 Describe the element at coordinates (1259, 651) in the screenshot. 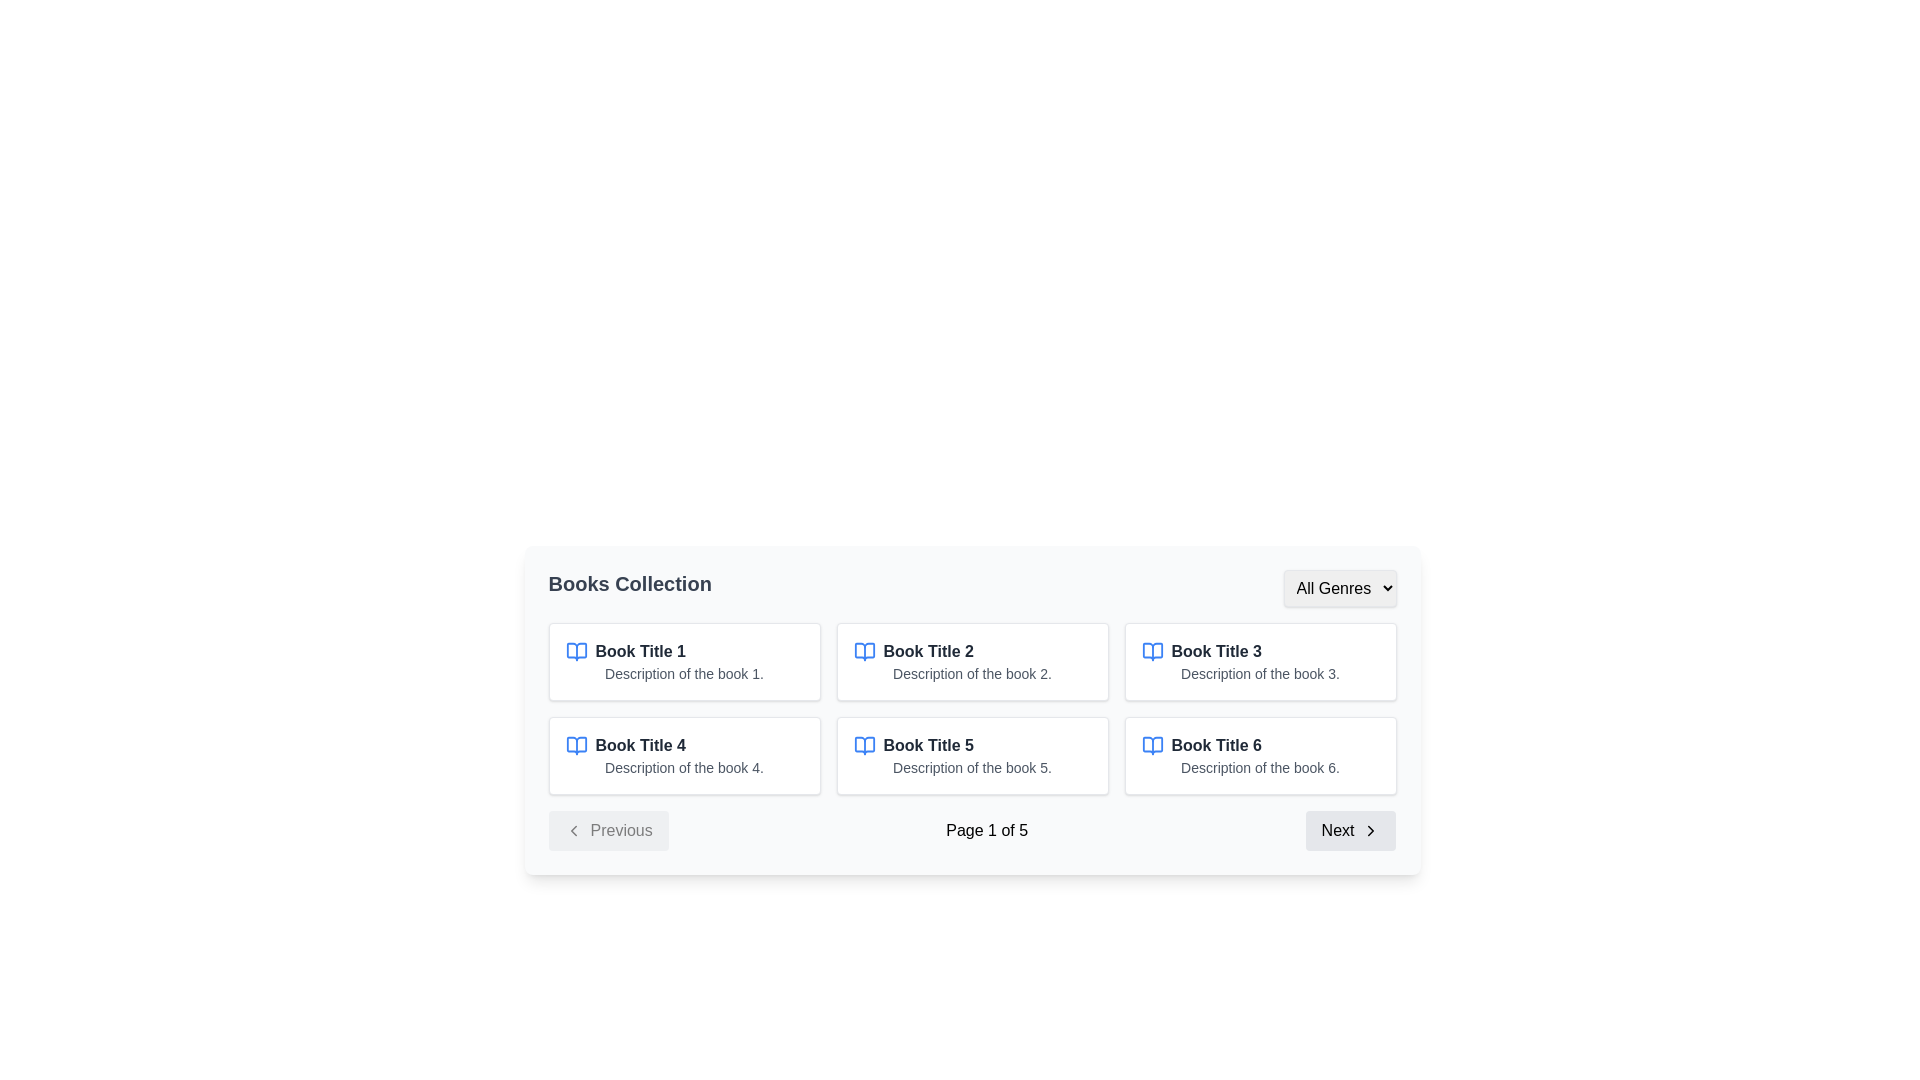

I see `text description for the book titled 'Book Title 3' located at the top-right of the first row in the 'Books Collection' section` at that location.